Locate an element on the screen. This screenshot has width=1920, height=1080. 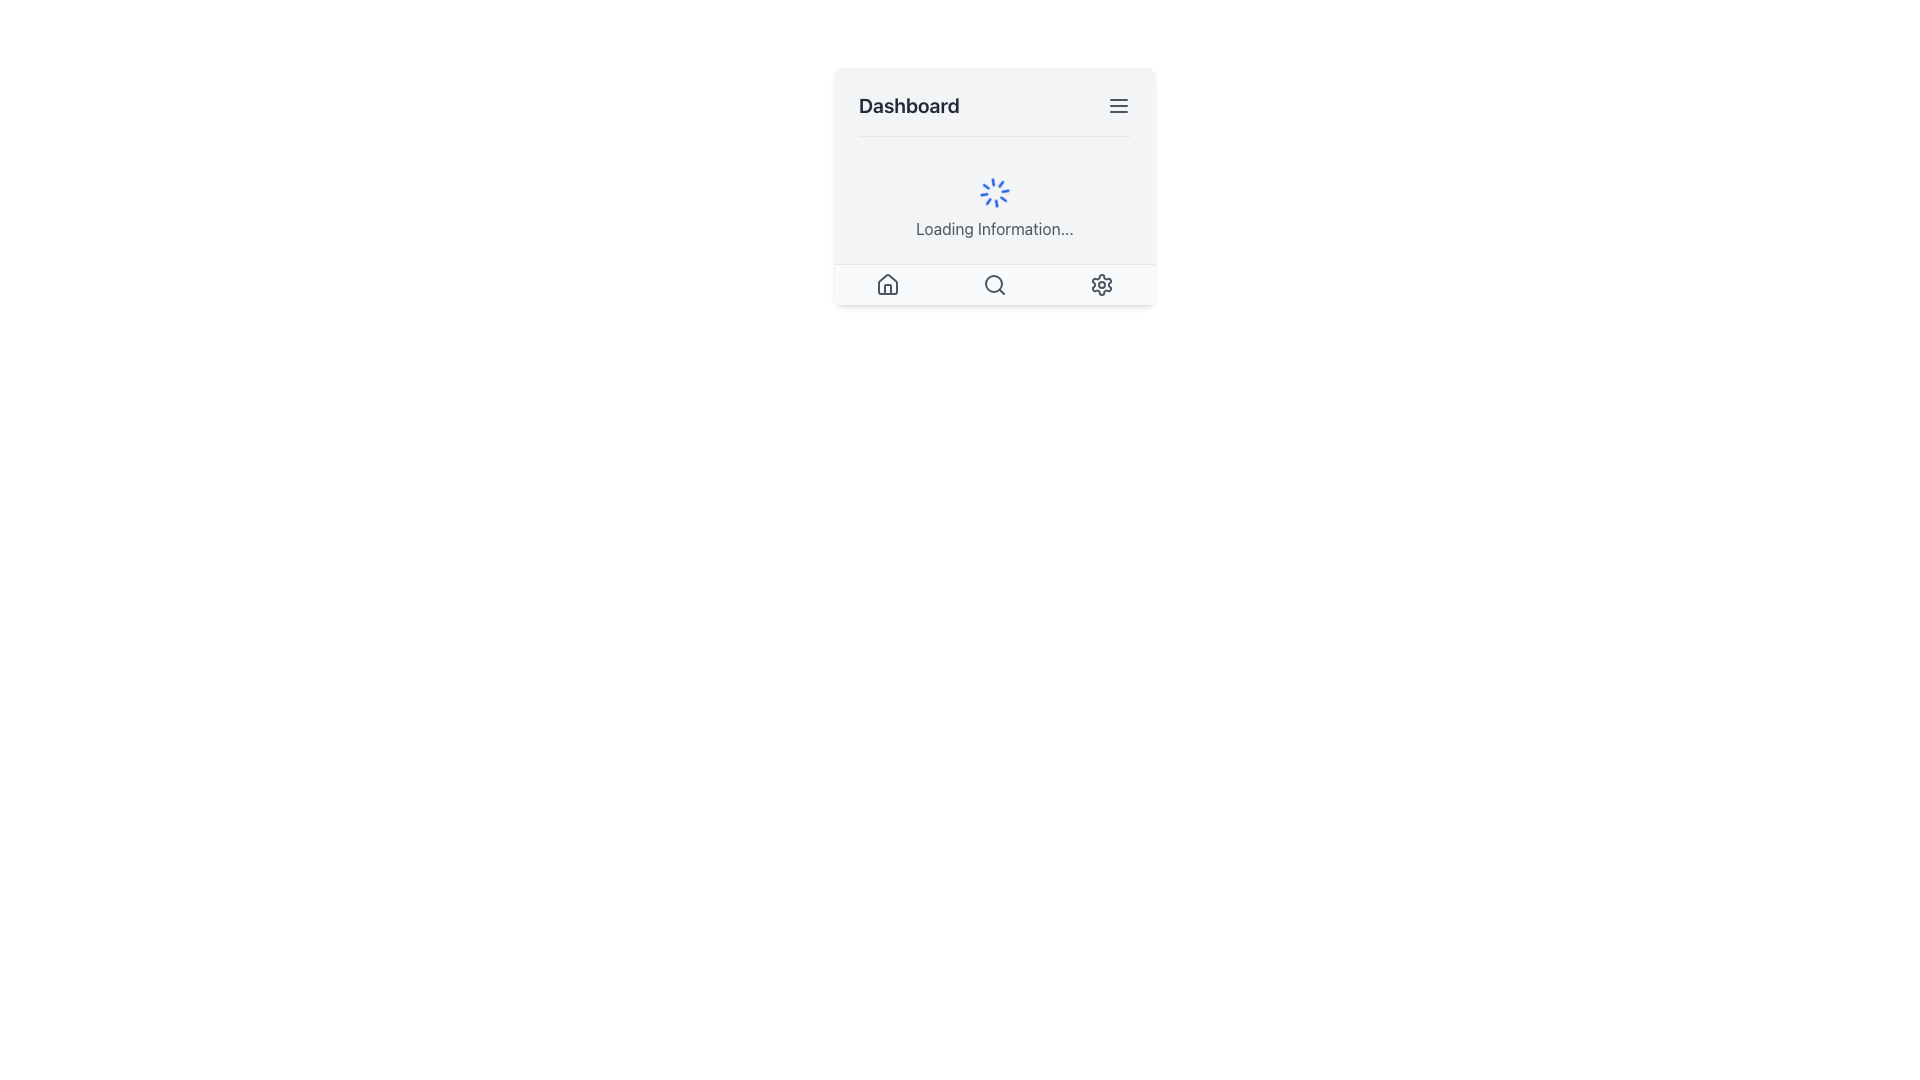
the loading spinner with the blue animated icon and the text 'Loading Information...' centered in the light-colored card beneath the 'Dashboard' header is located at coordinates (994, 208).